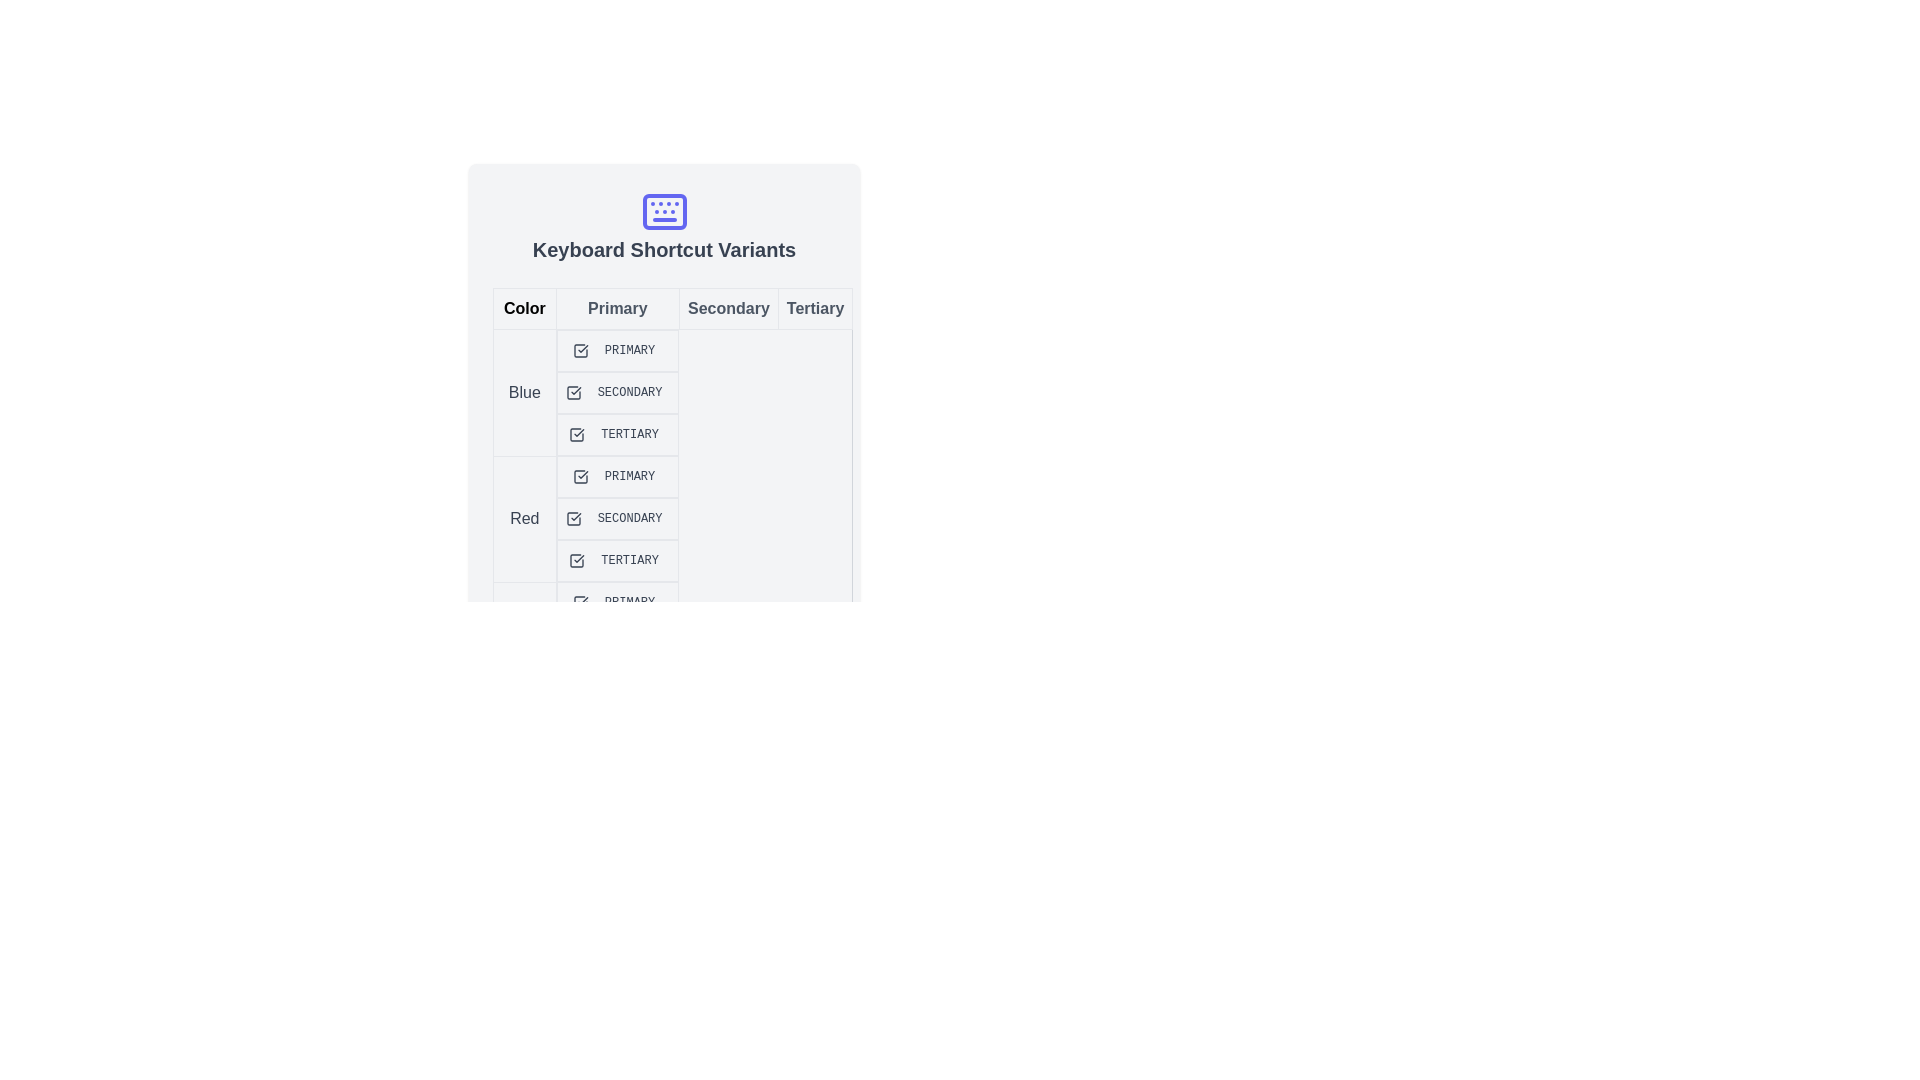 This screenshot has height=1080, width=1920. I want to click on the 'Color' label, which is the first element in a series of four horizontally aligned sections beneath the 'Keyboard Shortcut Variants' heading, so click(524, 308).